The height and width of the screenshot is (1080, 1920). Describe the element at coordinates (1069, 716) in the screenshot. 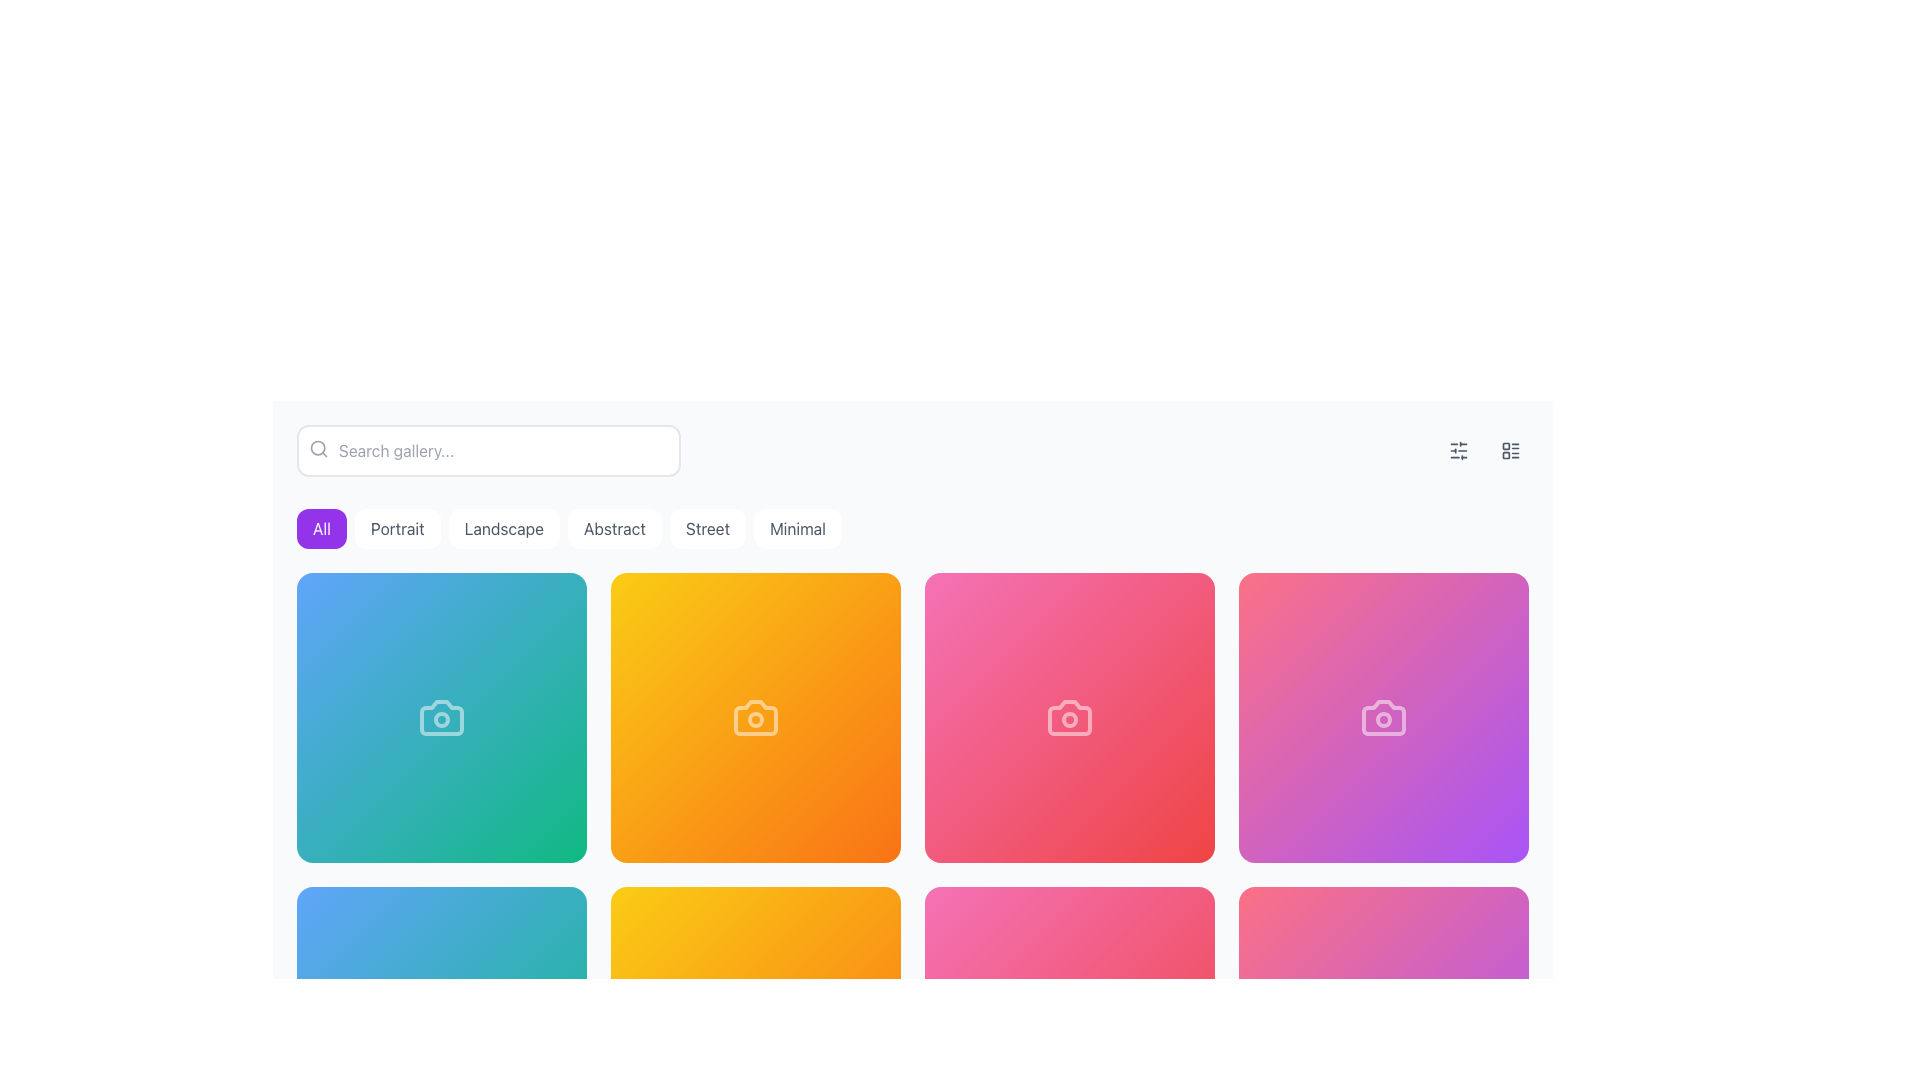

I see `the camera icon located in the second row and third column of the colorful tile grid` at that location.